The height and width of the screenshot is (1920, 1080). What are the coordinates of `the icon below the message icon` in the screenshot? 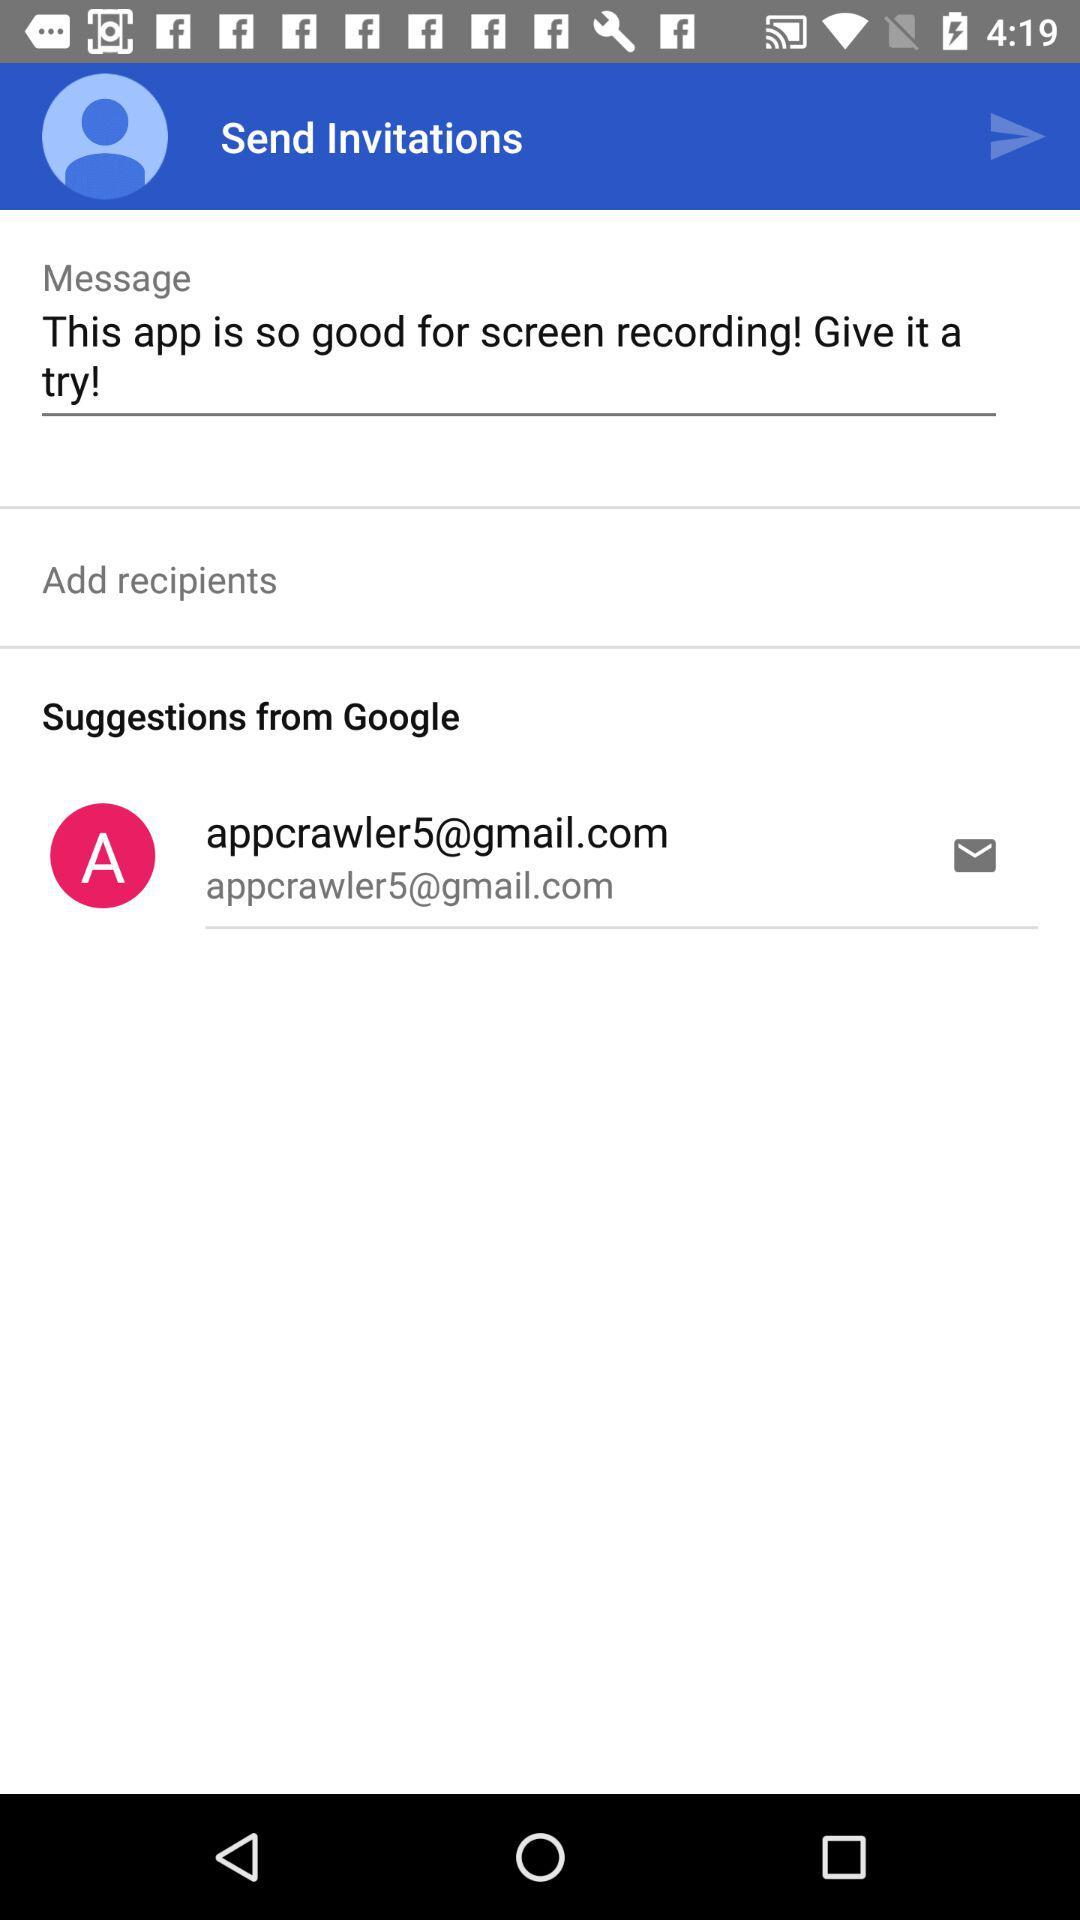 It's located at (518, 354).